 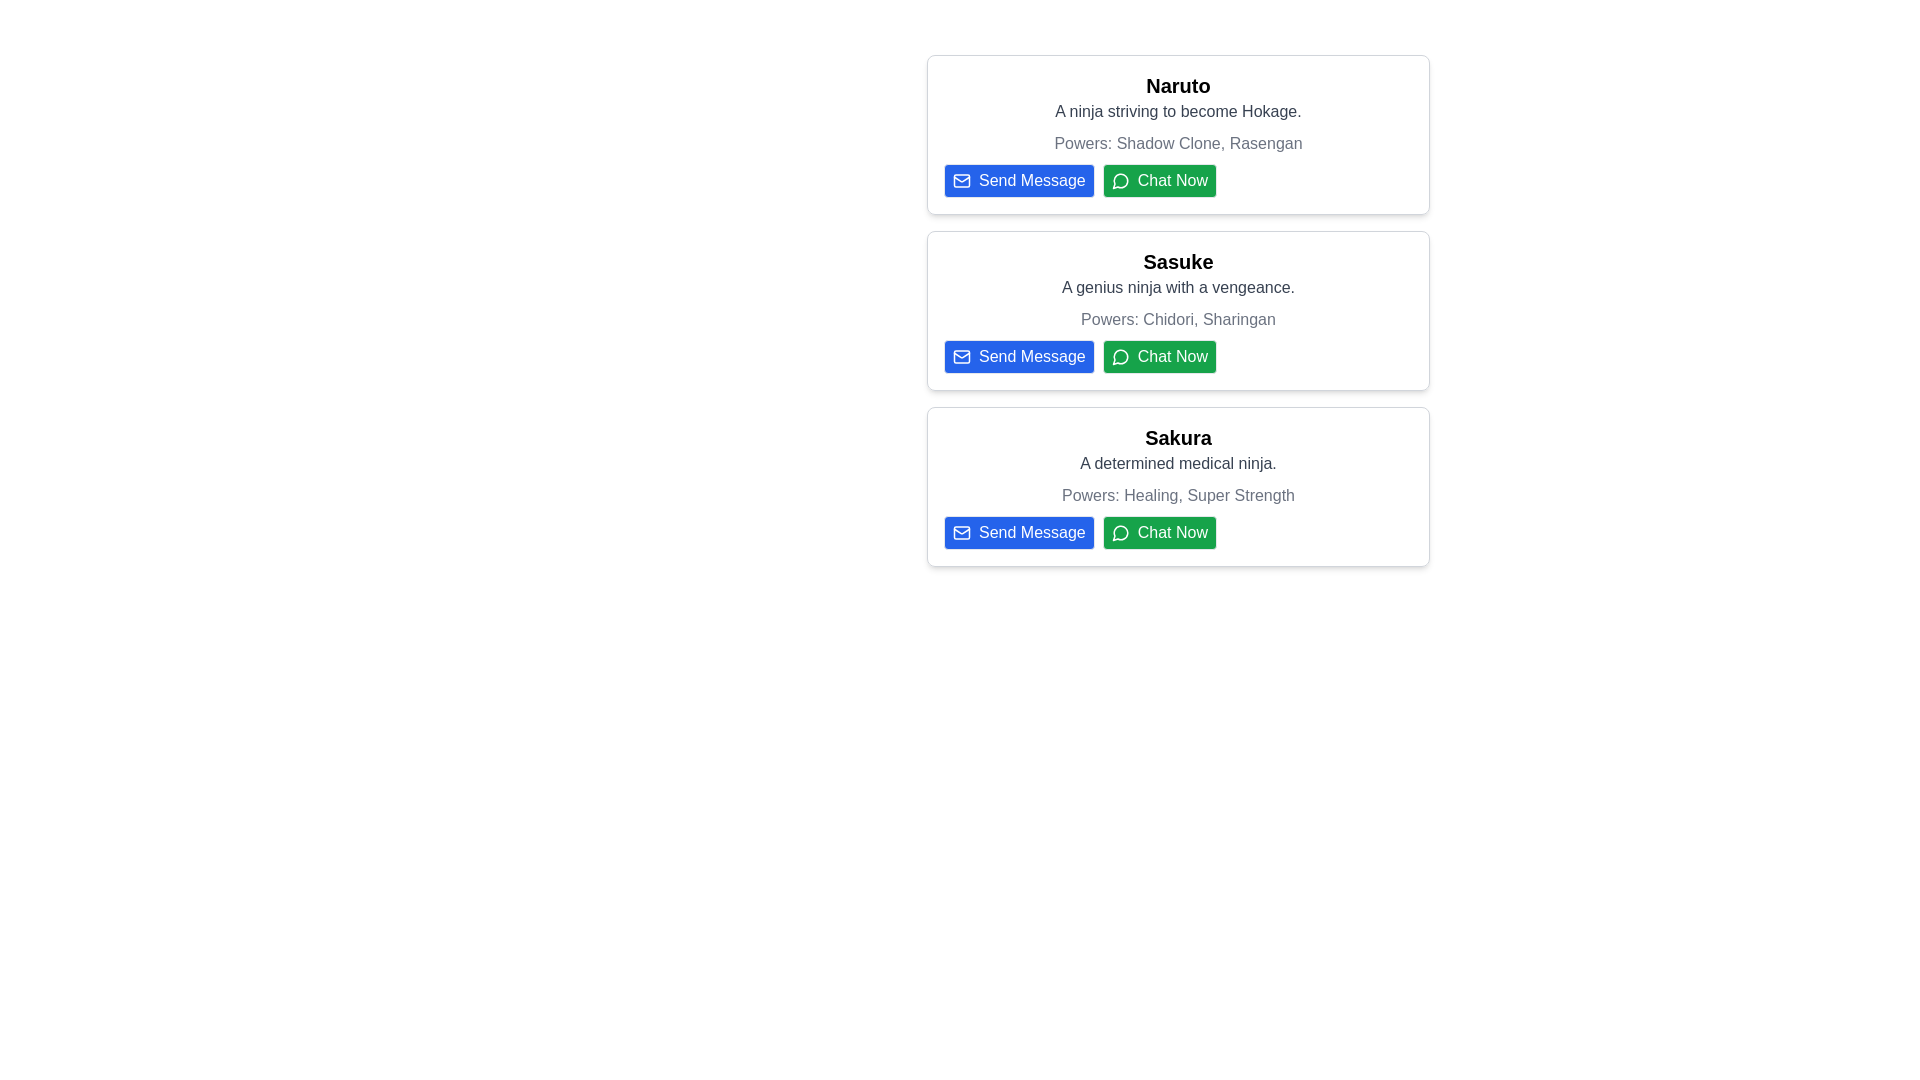 What do you see at coordinates (961, 181) in the screenshot?
I see `the blue rounded rectangle that forms the body of the envelope icon within the 'Send Message' button under the user card labeled 'Naruto'` at bounding box center [961, 181].